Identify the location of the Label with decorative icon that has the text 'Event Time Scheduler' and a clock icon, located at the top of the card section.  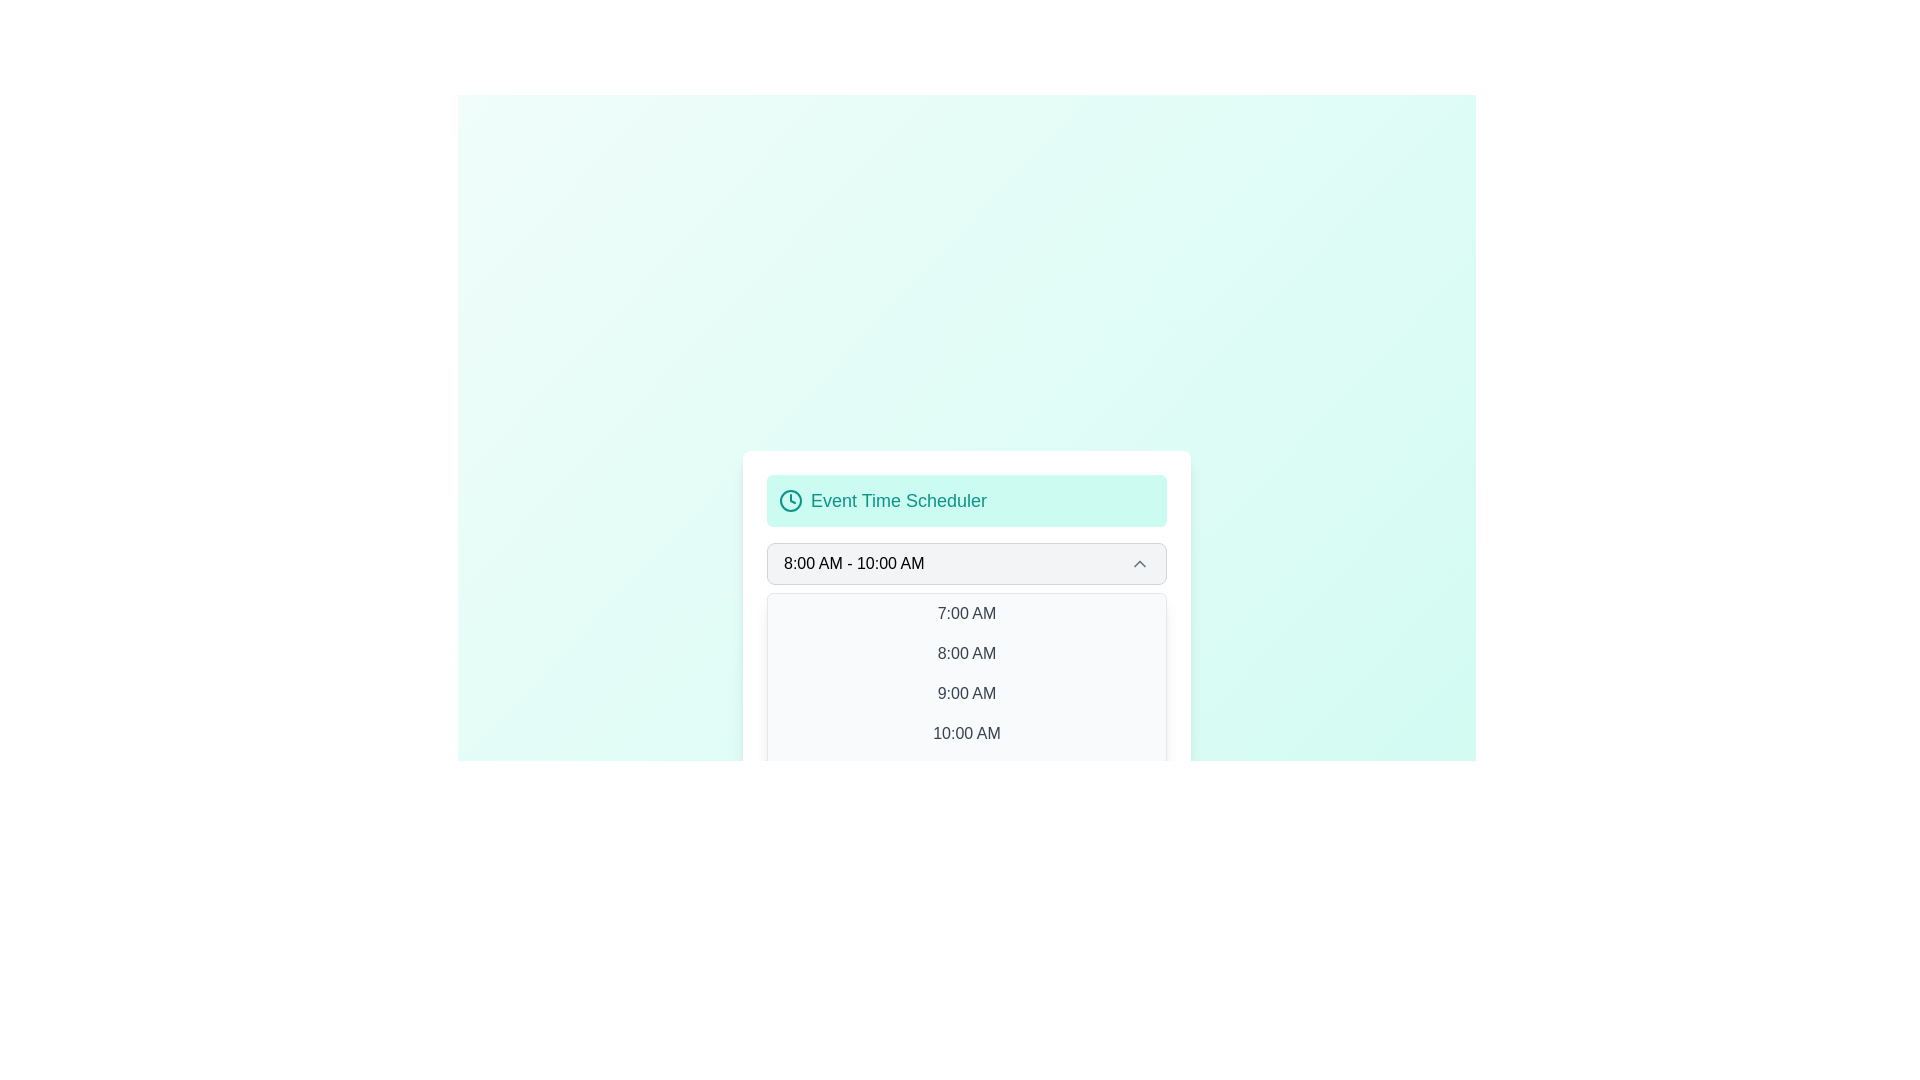
(966, 500).